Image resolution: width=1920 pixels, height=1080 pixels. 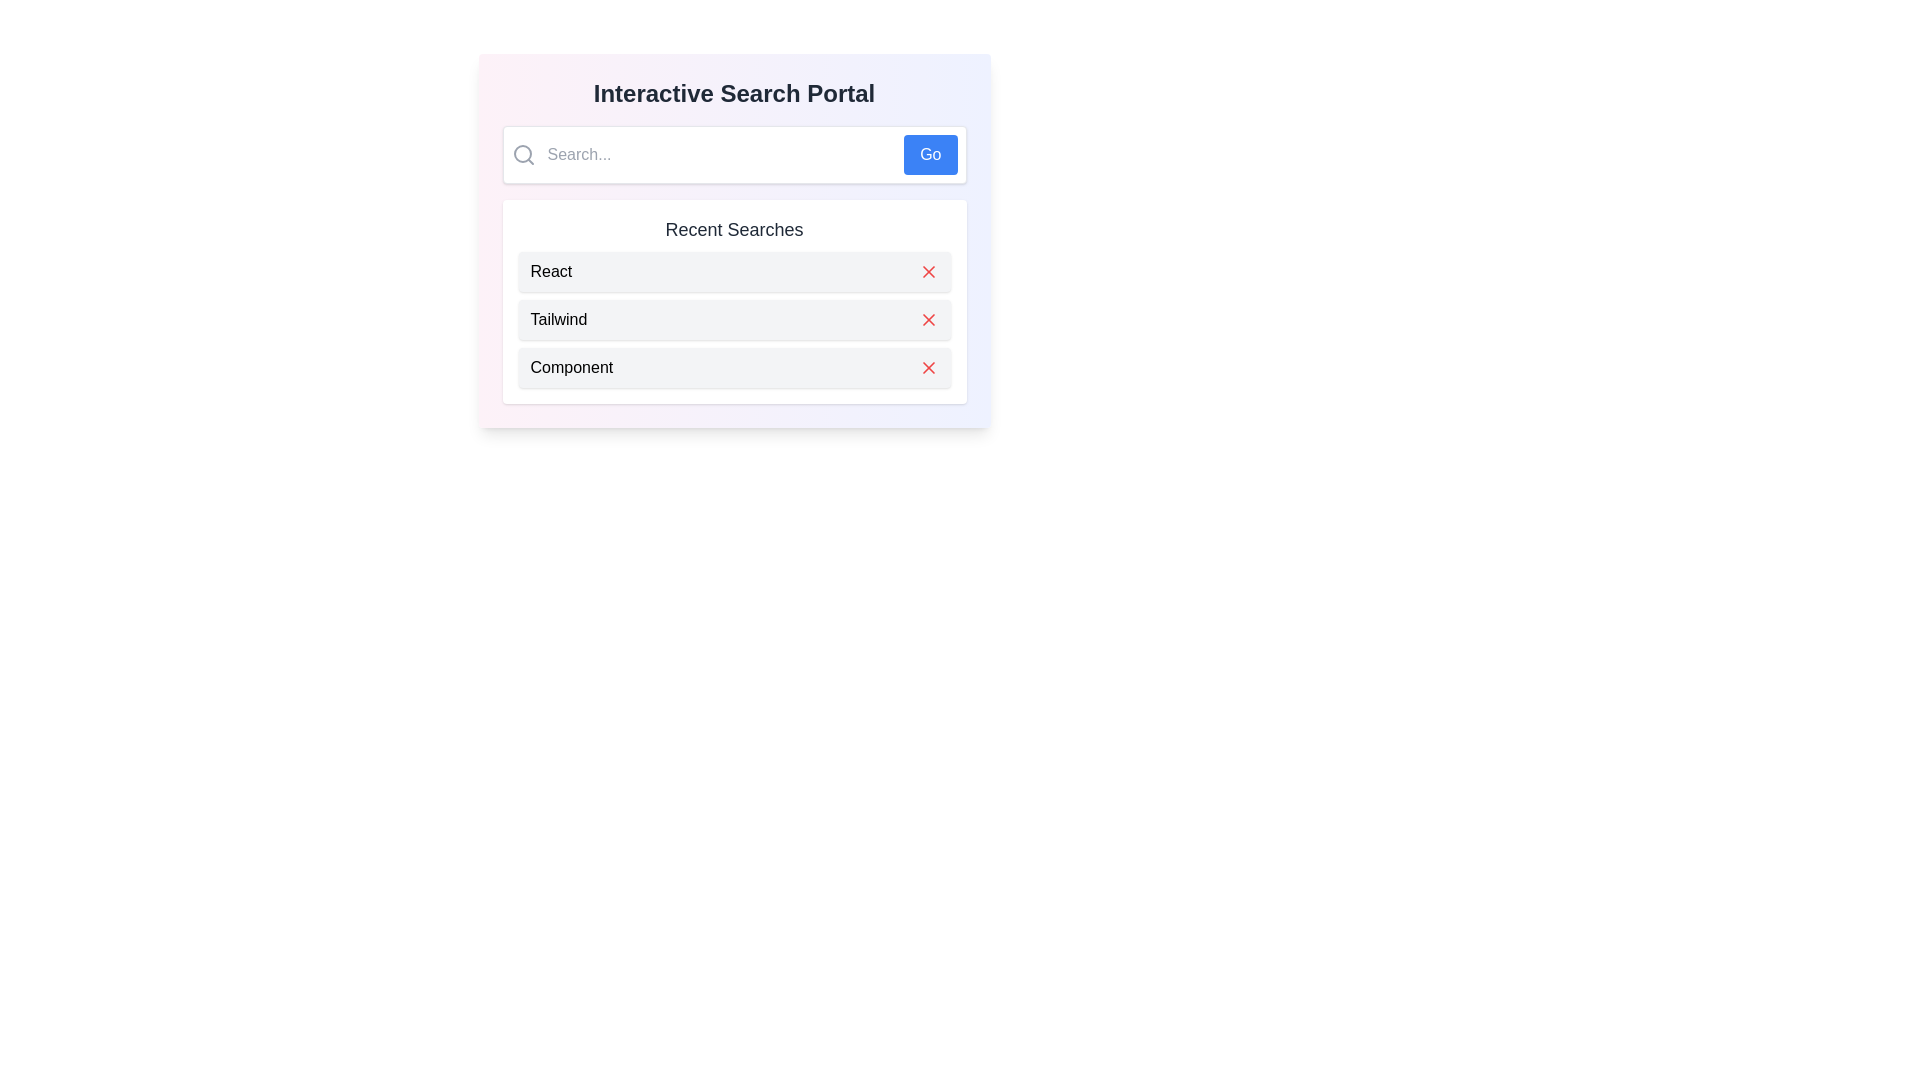 What do you see at coordinates (551, 272) in the screenshot?
I see `the text label displaying 'React' in black font` at bounding box center [551, 272].